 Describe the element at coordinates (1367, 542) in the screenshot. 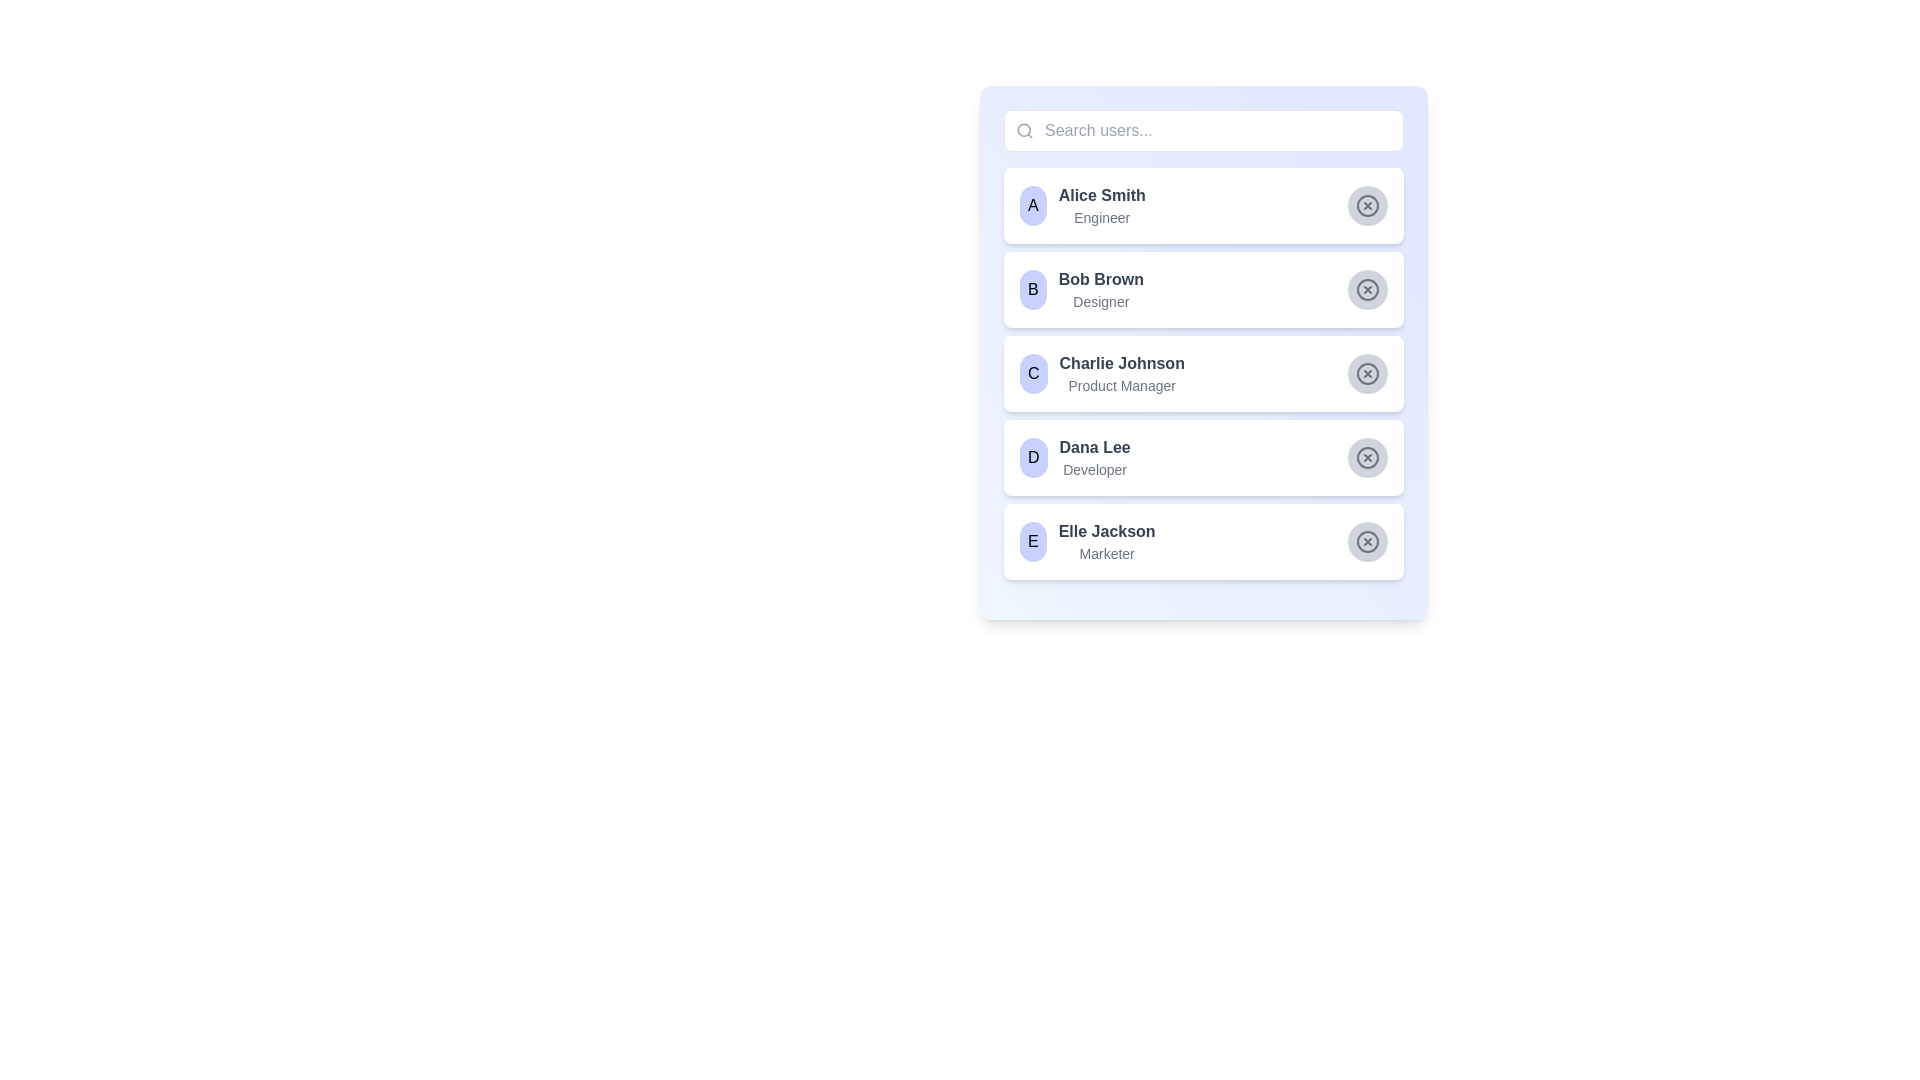

I see `the circular button with a light gray background and an 'X' icon located in the top-right corner of the card for 'Elle Jackson, Marketer'` at that location.